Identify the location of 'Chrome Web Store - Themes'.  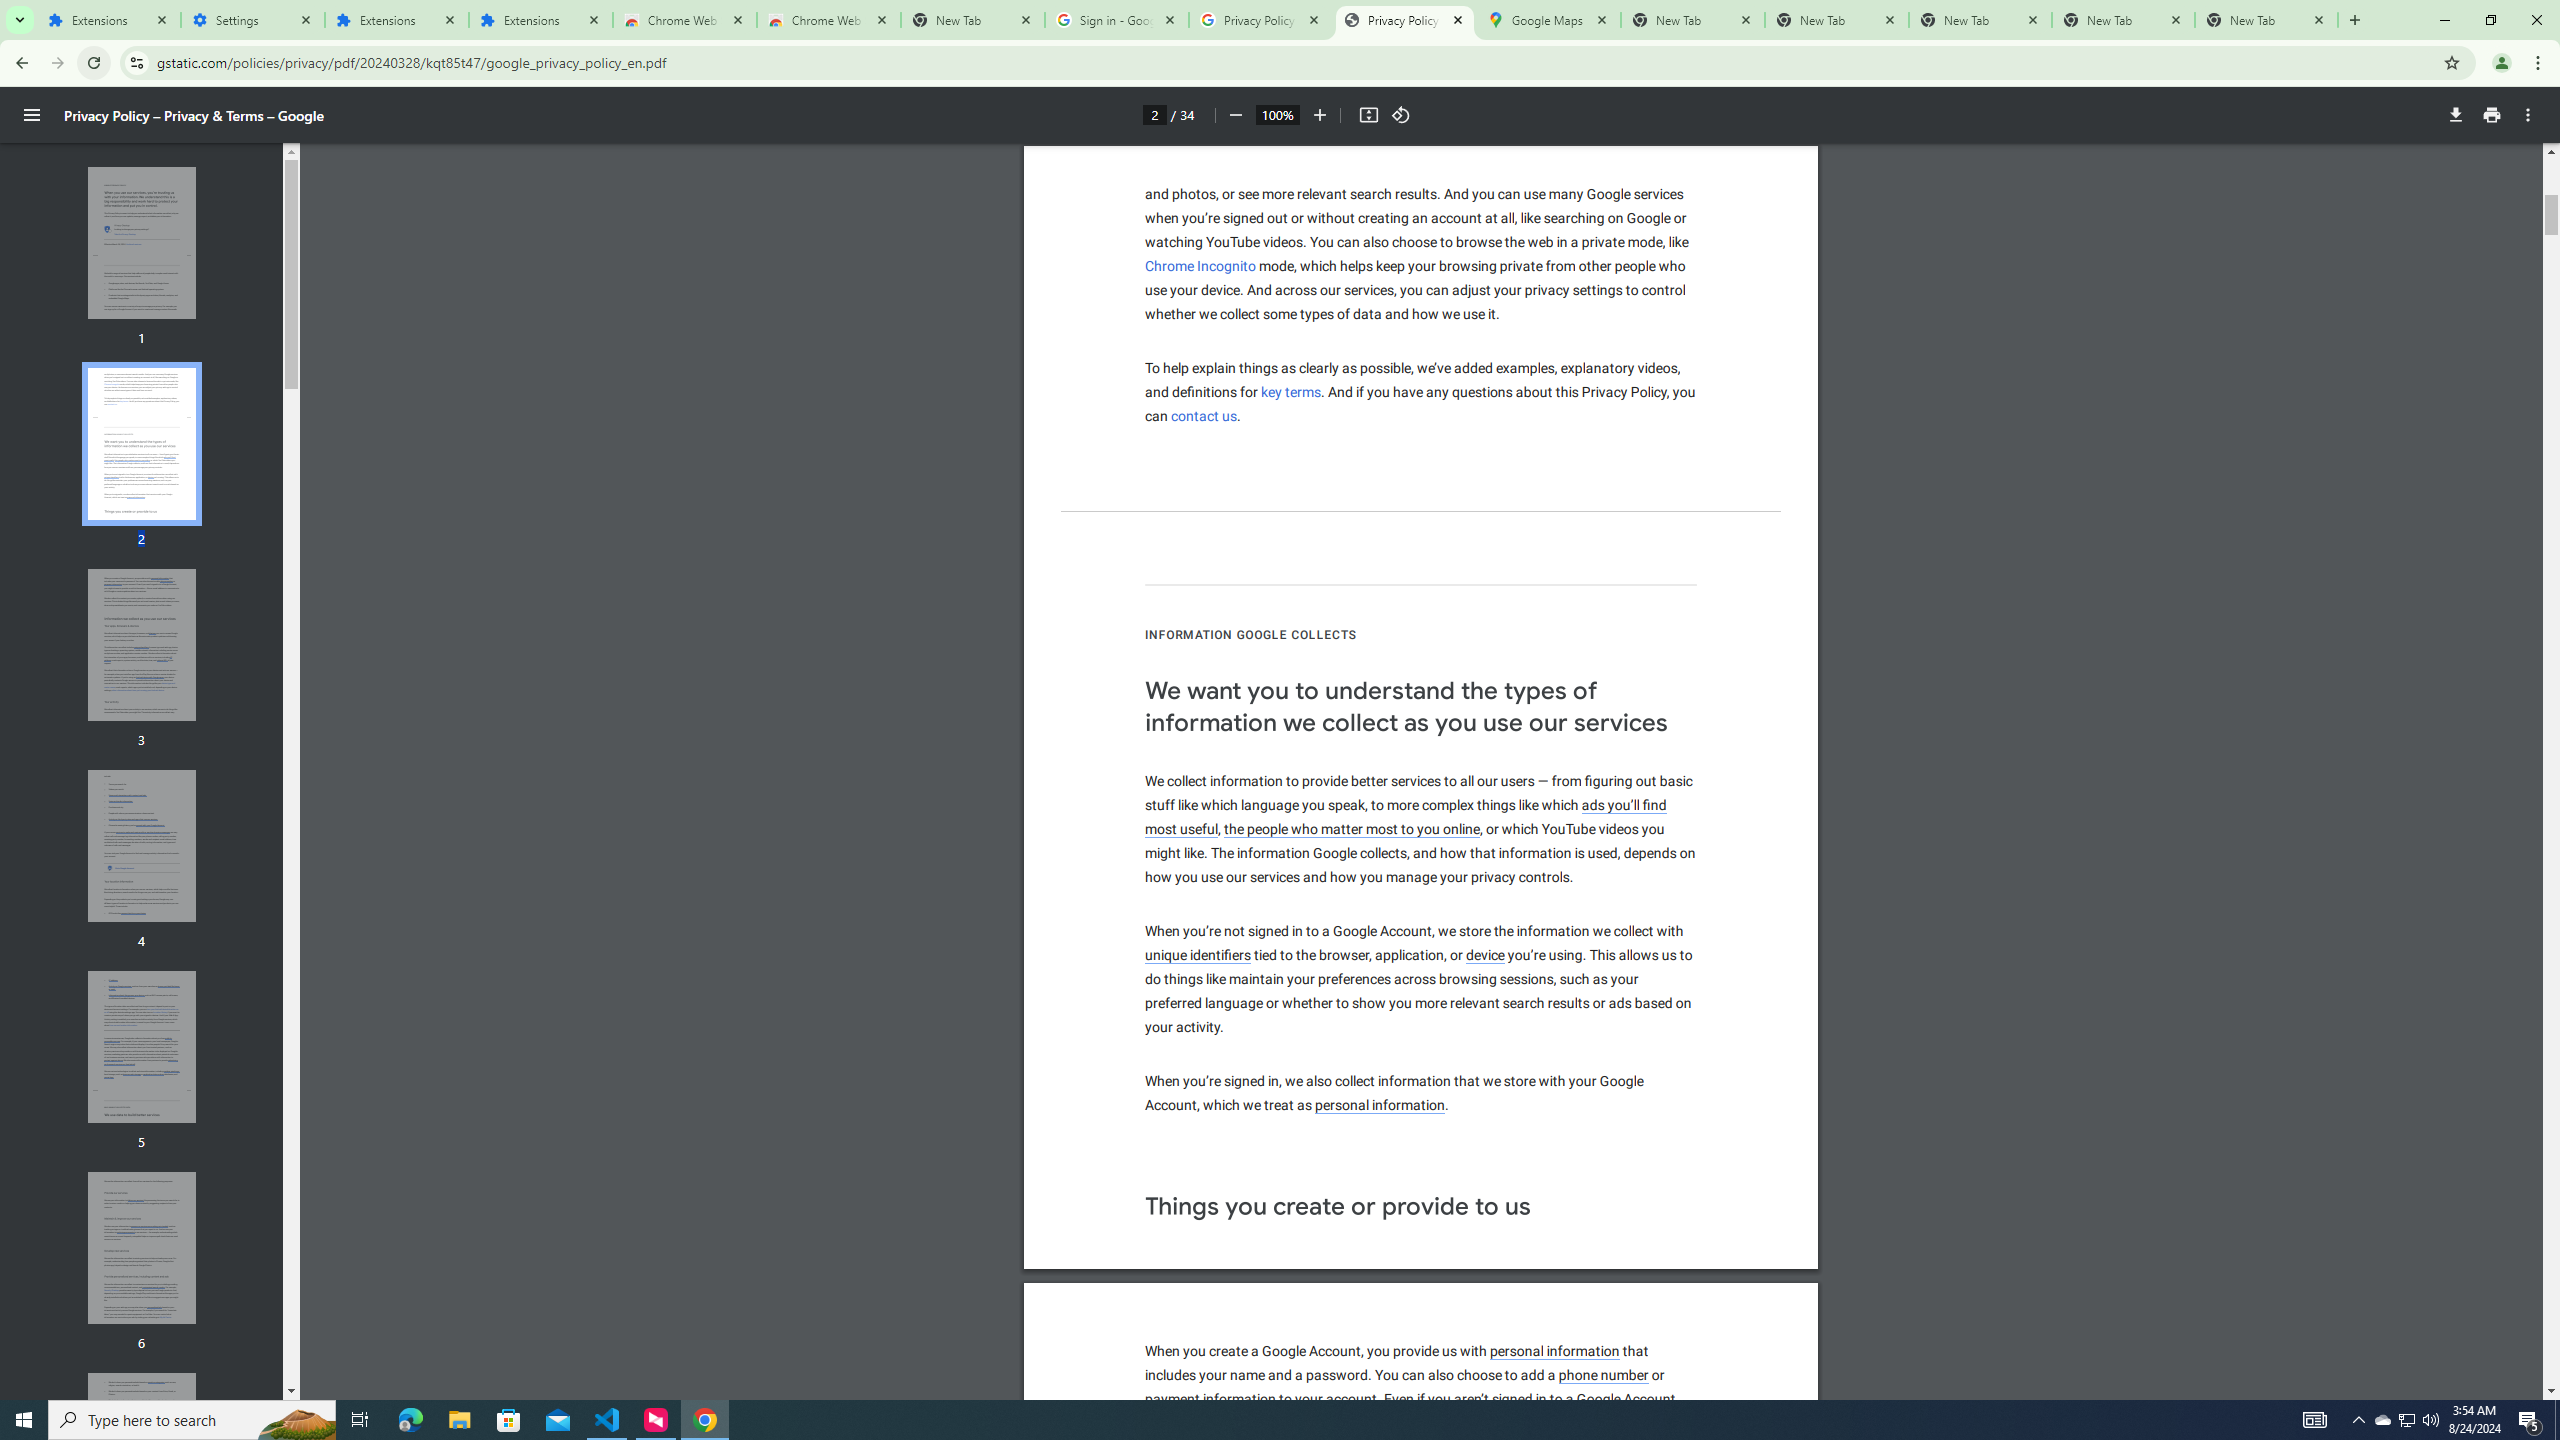
(827, 19).